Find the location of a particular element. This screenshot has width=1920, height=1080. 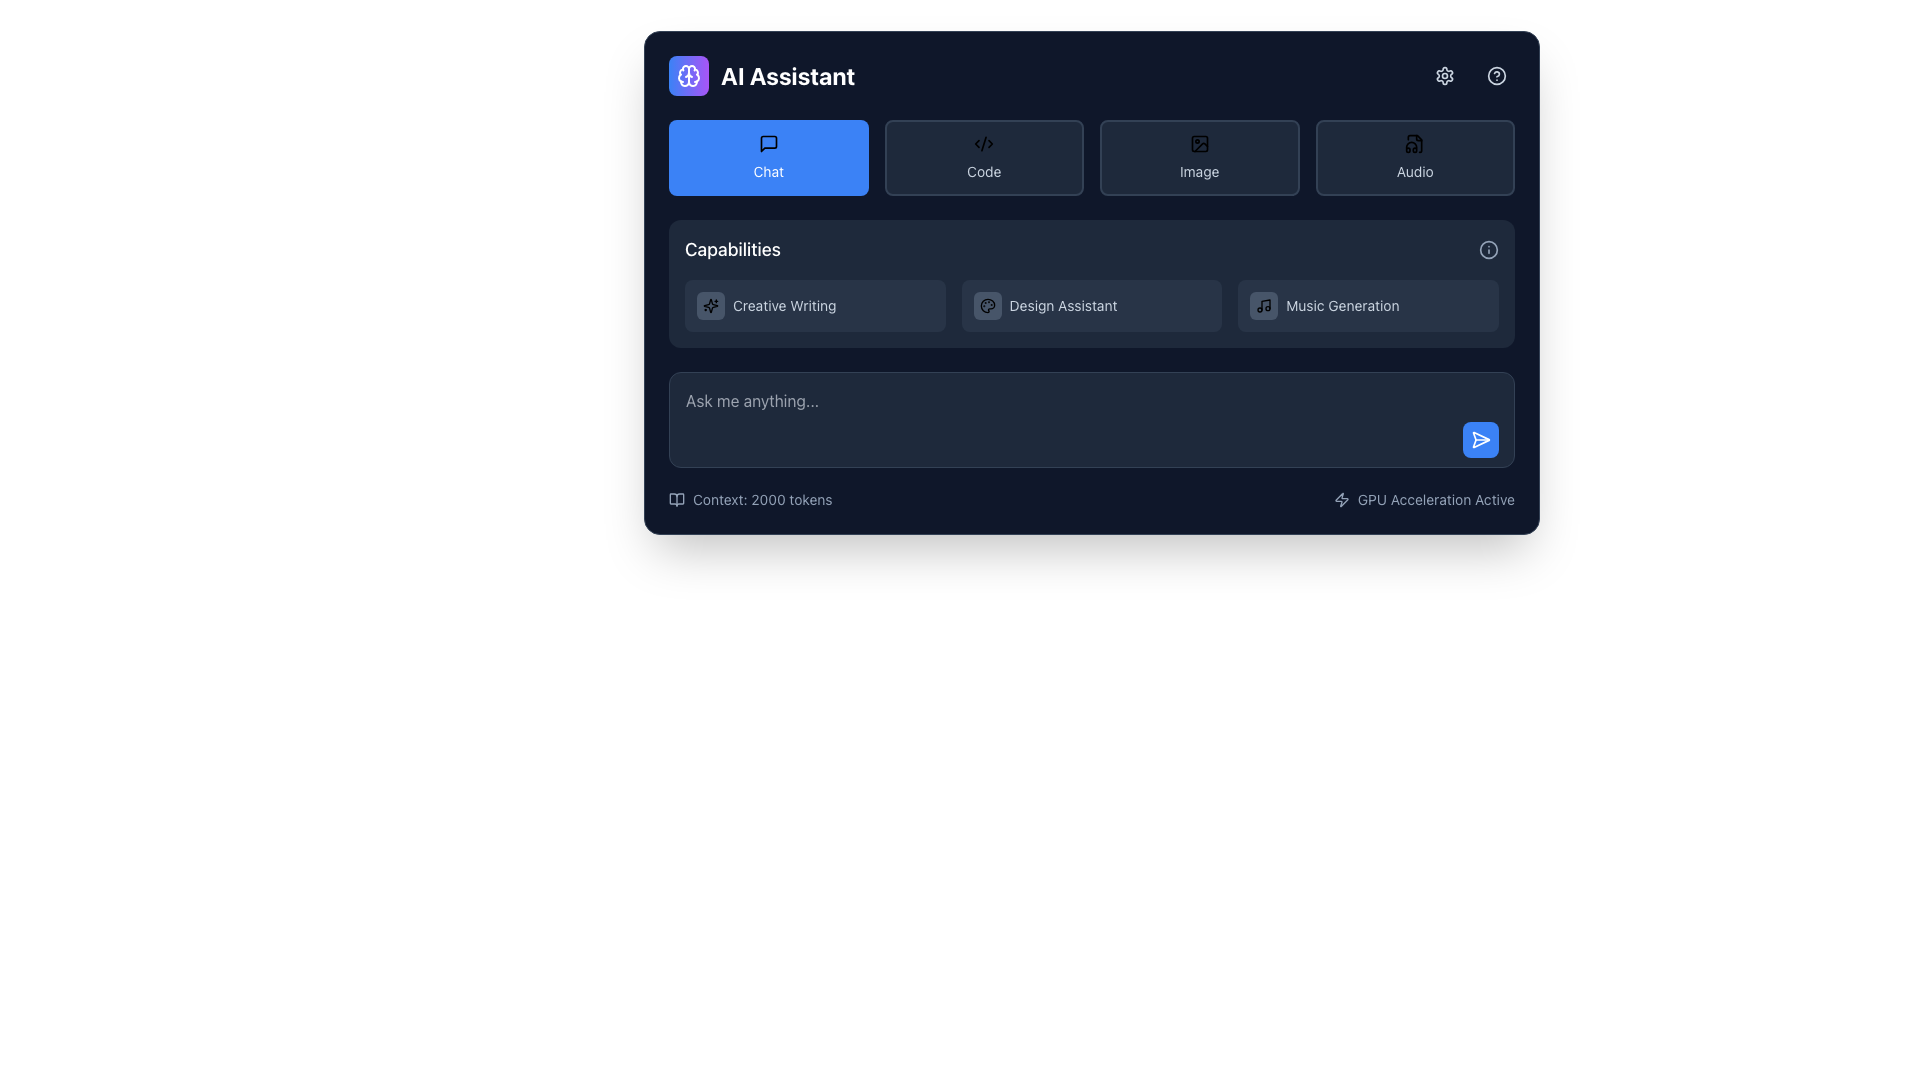

the icon that represents design or artistic tools, which is located in the capabilities section of the interface is located at coordinates (987, 305).